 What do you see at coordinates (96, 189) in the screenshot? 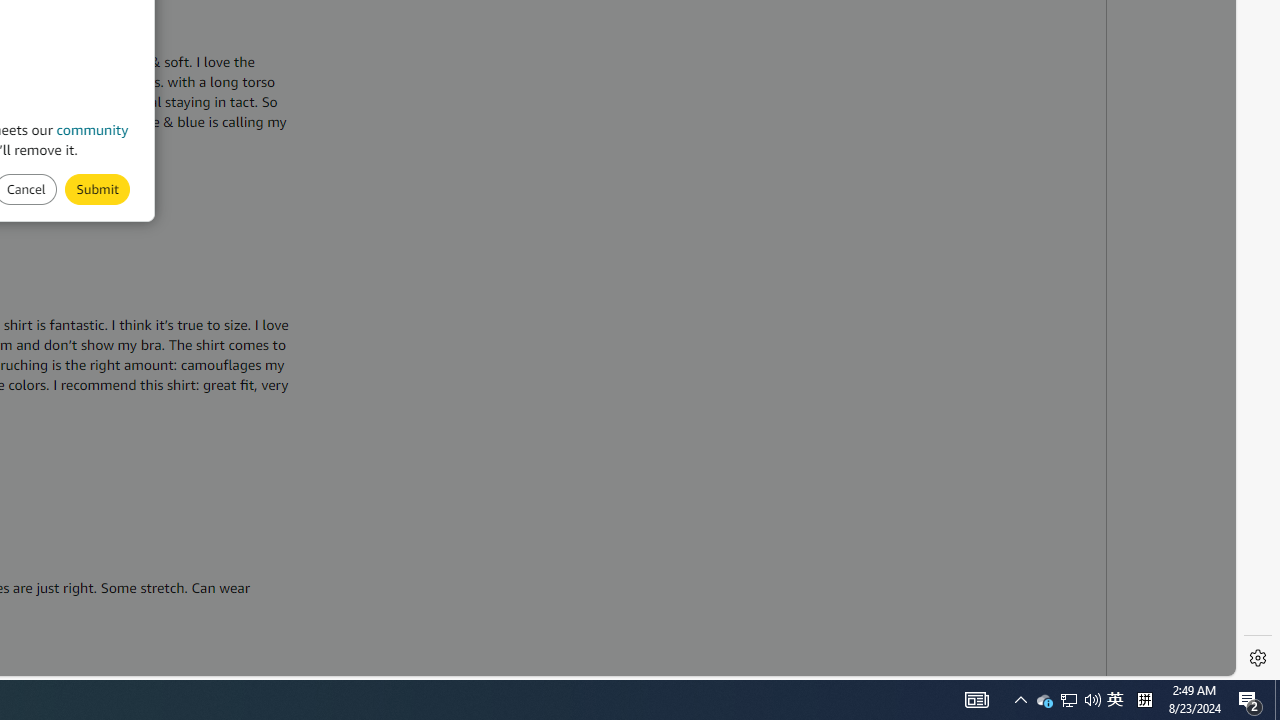
I see `'Mark this review for abuse BUTTON'` at bounding box center [96, 189].